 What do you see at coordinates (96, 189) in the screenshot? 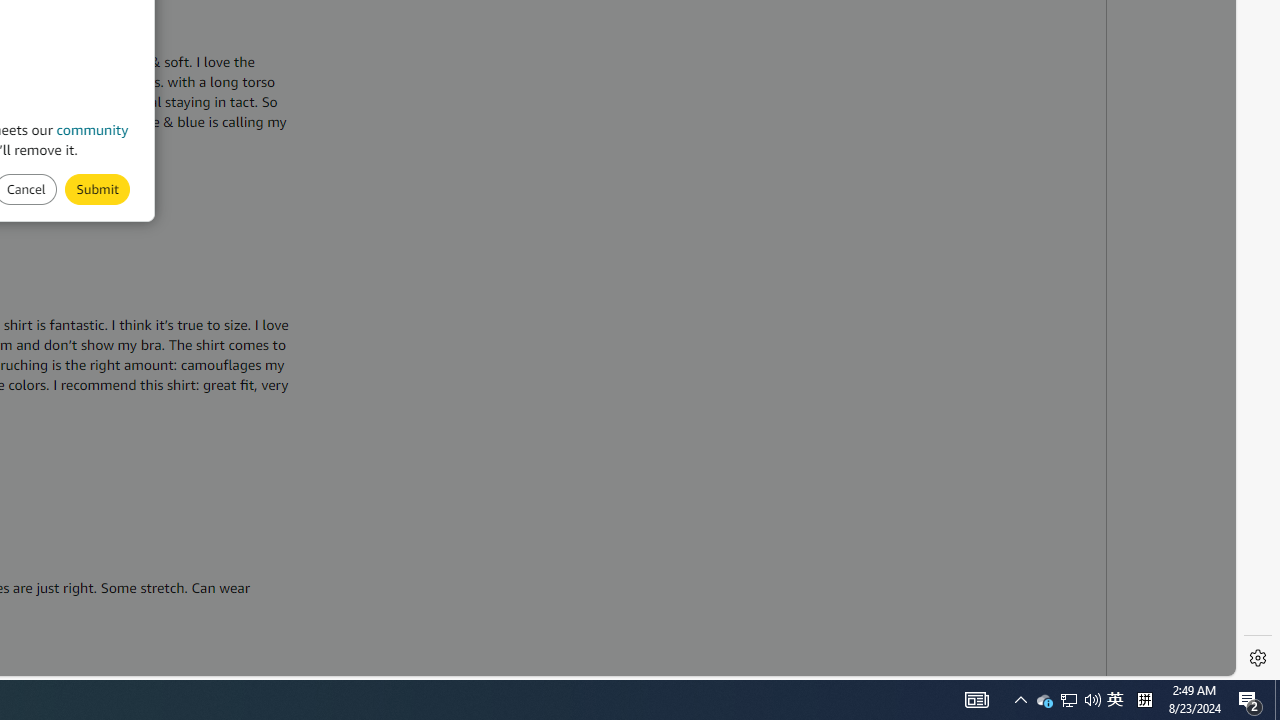
I see `'Mark this review for abuse BUTTON'` at bounding box center [96, 189].